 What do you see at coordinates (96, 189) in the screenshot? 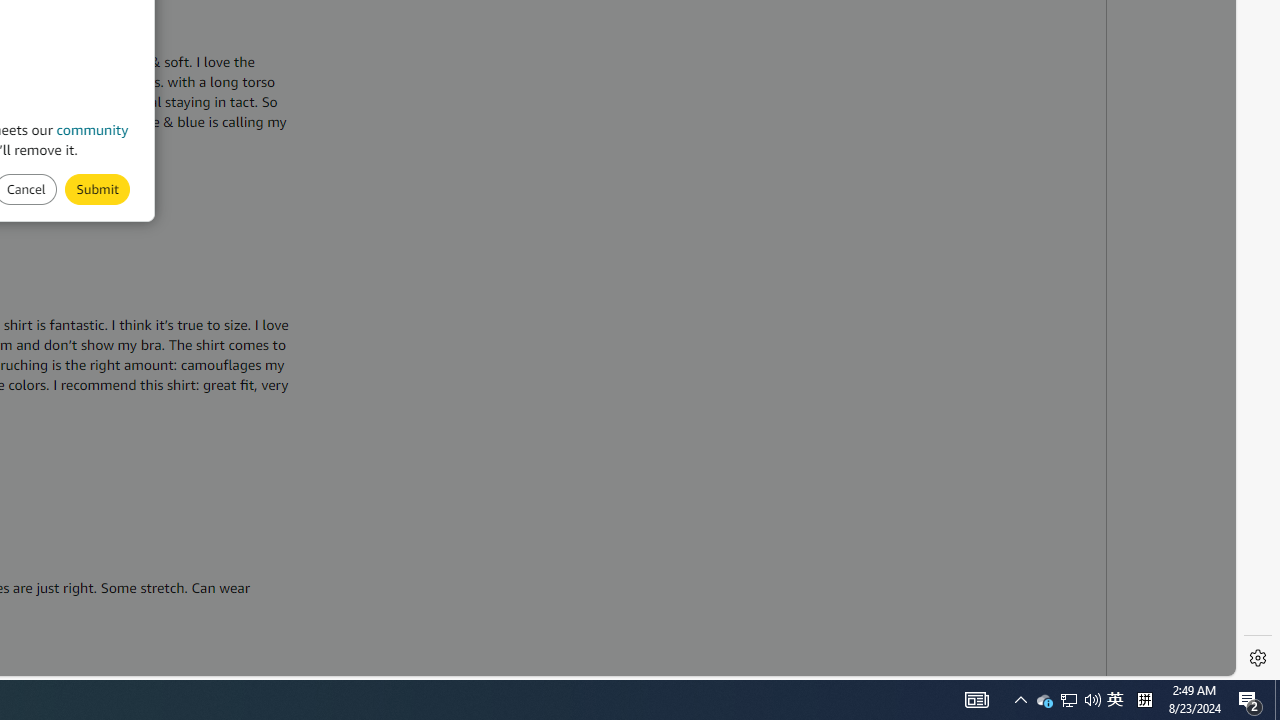
I see `'Mark this review for abuse BUTTON'` at bounding box center [96, 189].